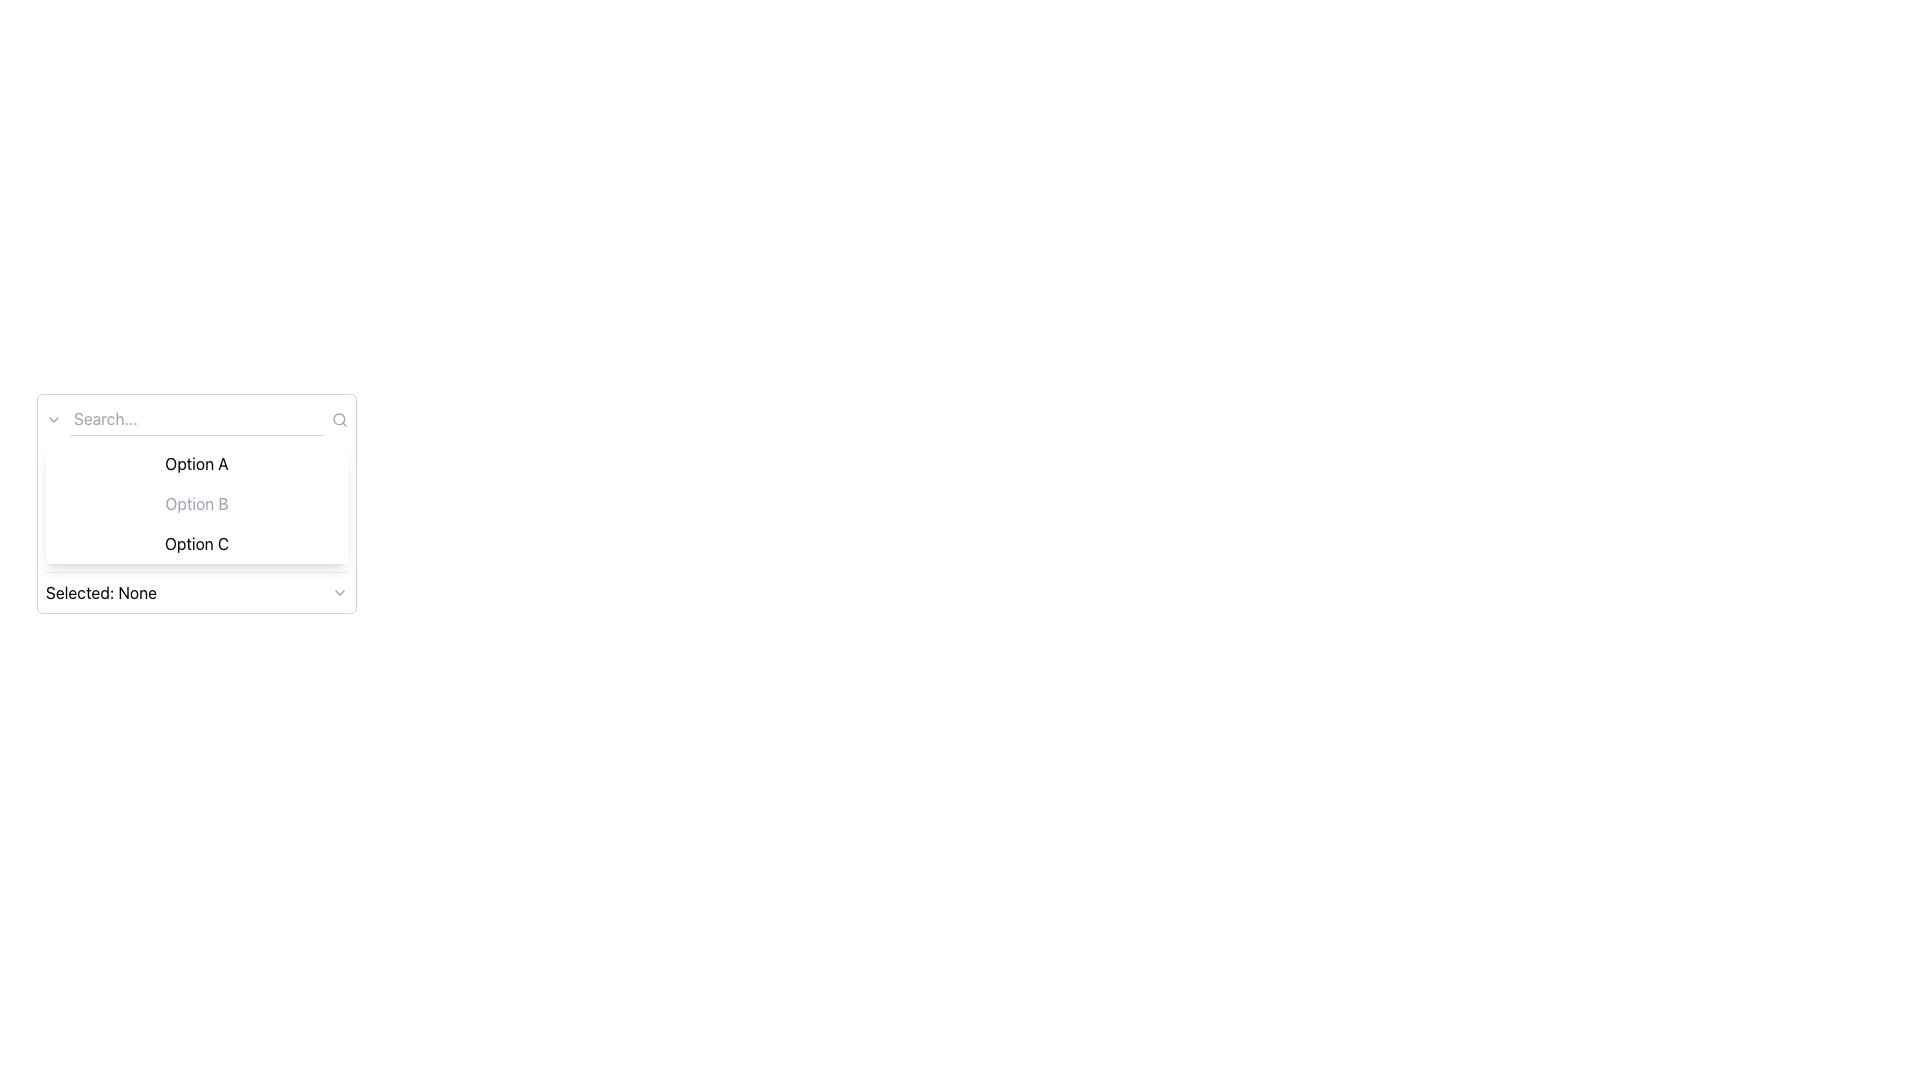 This screenshot has width=1920, height=1080. Describe the element at coordinates (340, 418) in the screenshot. I see `the magnifying glass icon located at the rightmost side of the horizontal group of elements` at that location.